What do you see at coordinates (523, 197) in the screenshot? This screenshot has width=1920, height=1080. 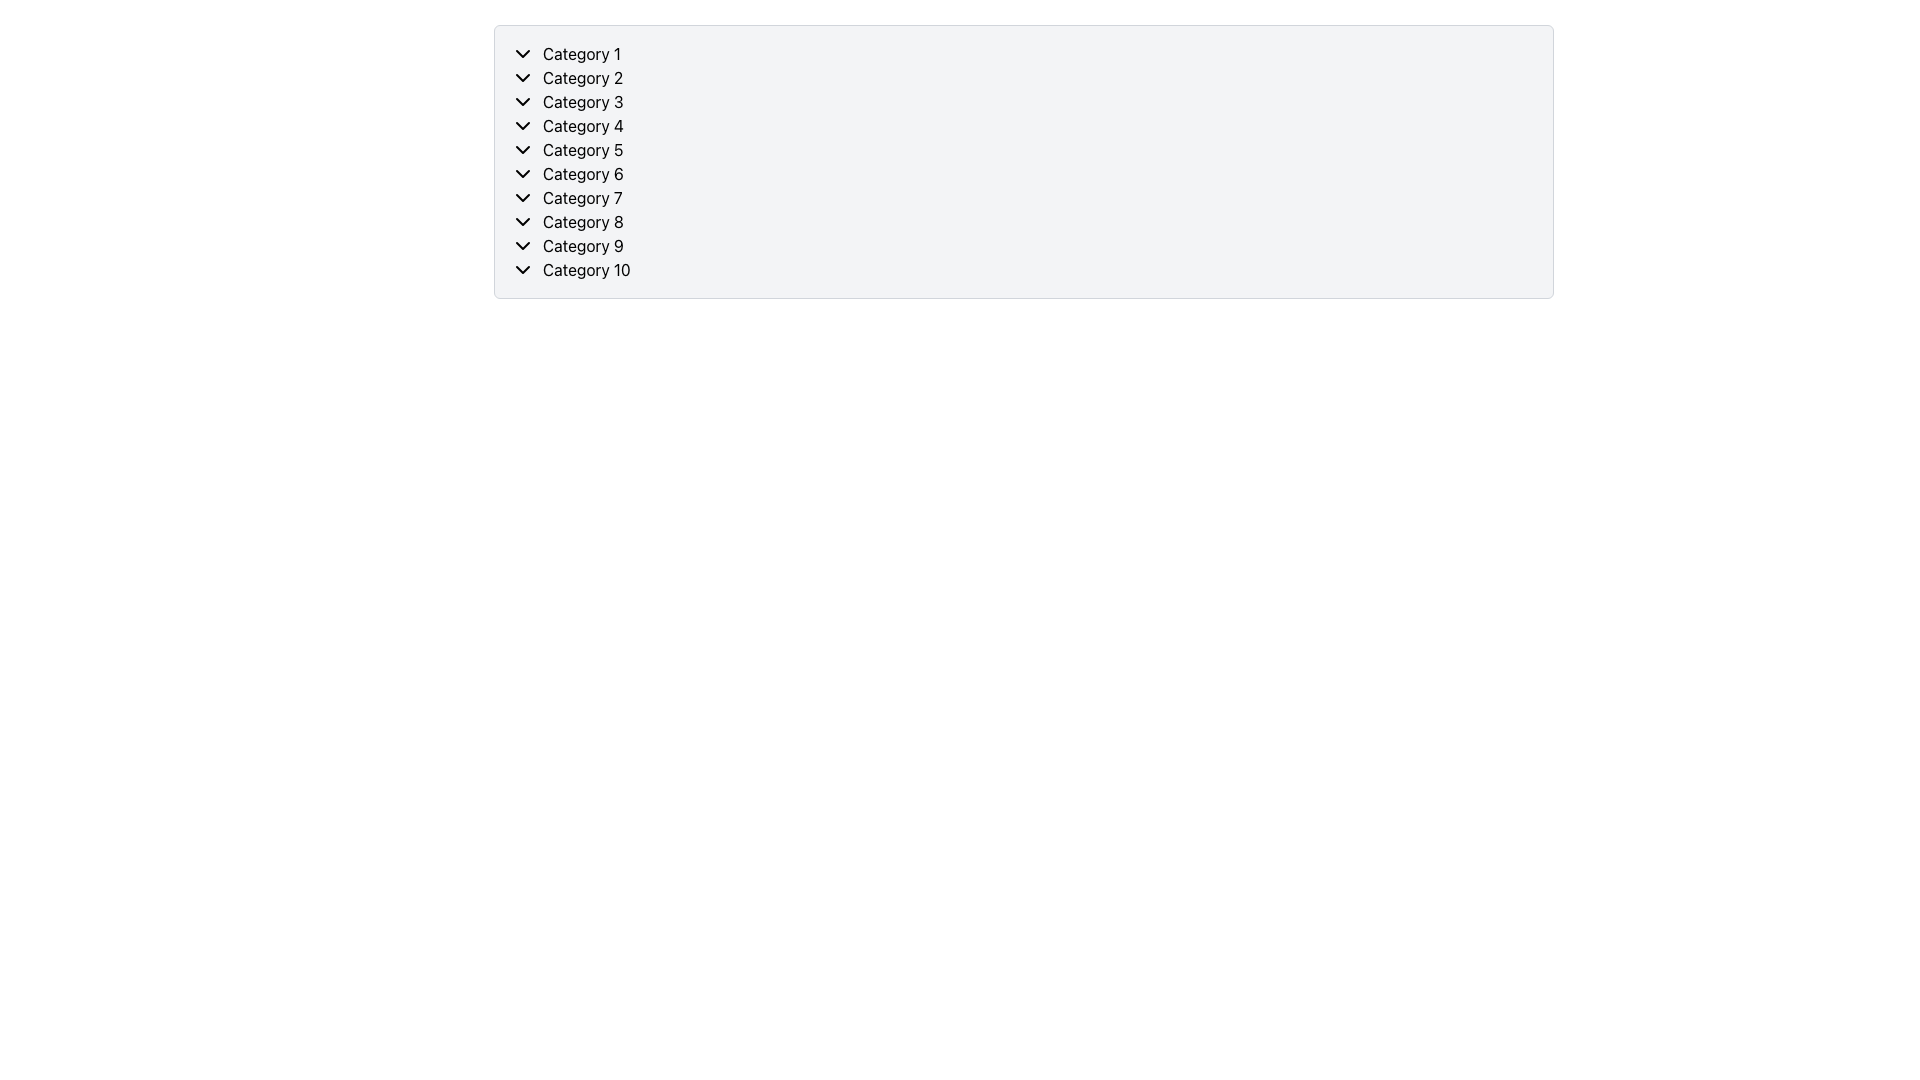 I see `the downward-pointing chevron icon, which is styled with a thin black outline and located to the left of the text 'Category 7'` at bounding box center [523, 197].